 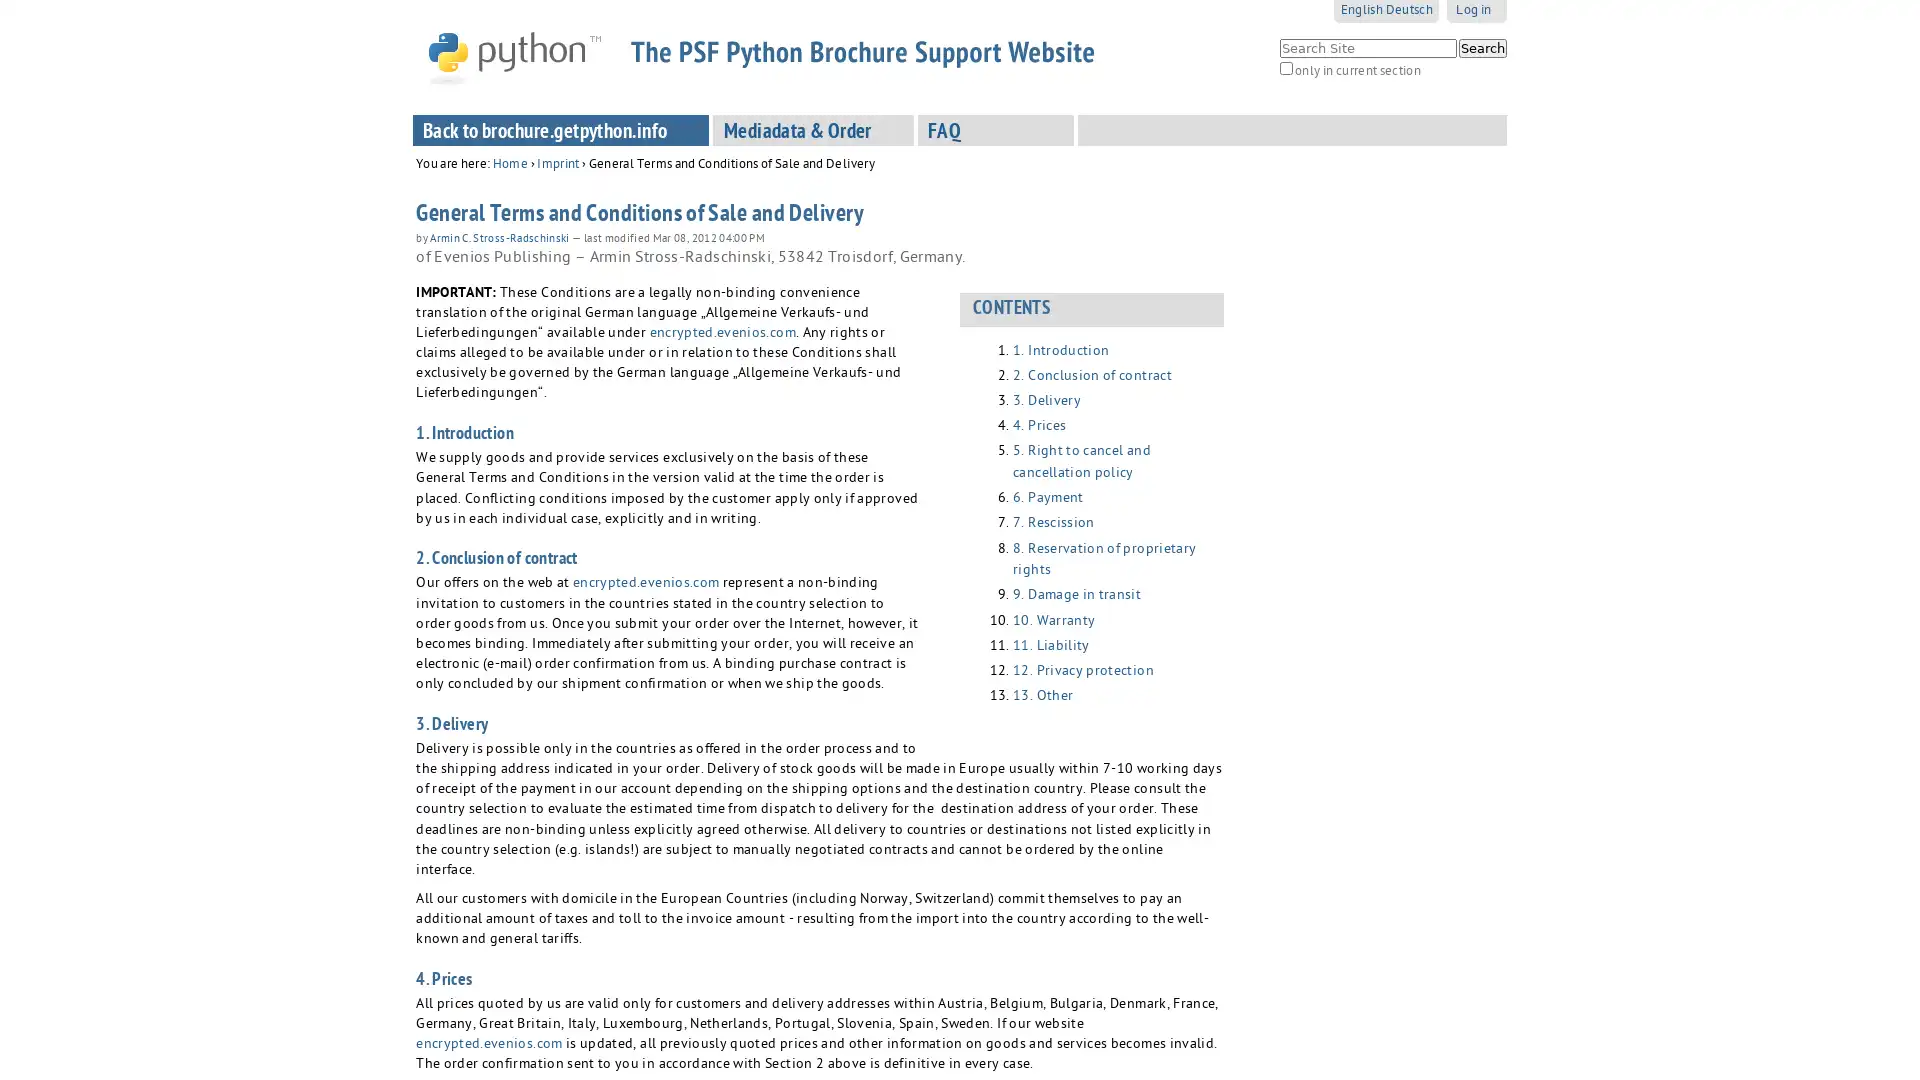 I want to click on Search, so click(x=1483, y=46).